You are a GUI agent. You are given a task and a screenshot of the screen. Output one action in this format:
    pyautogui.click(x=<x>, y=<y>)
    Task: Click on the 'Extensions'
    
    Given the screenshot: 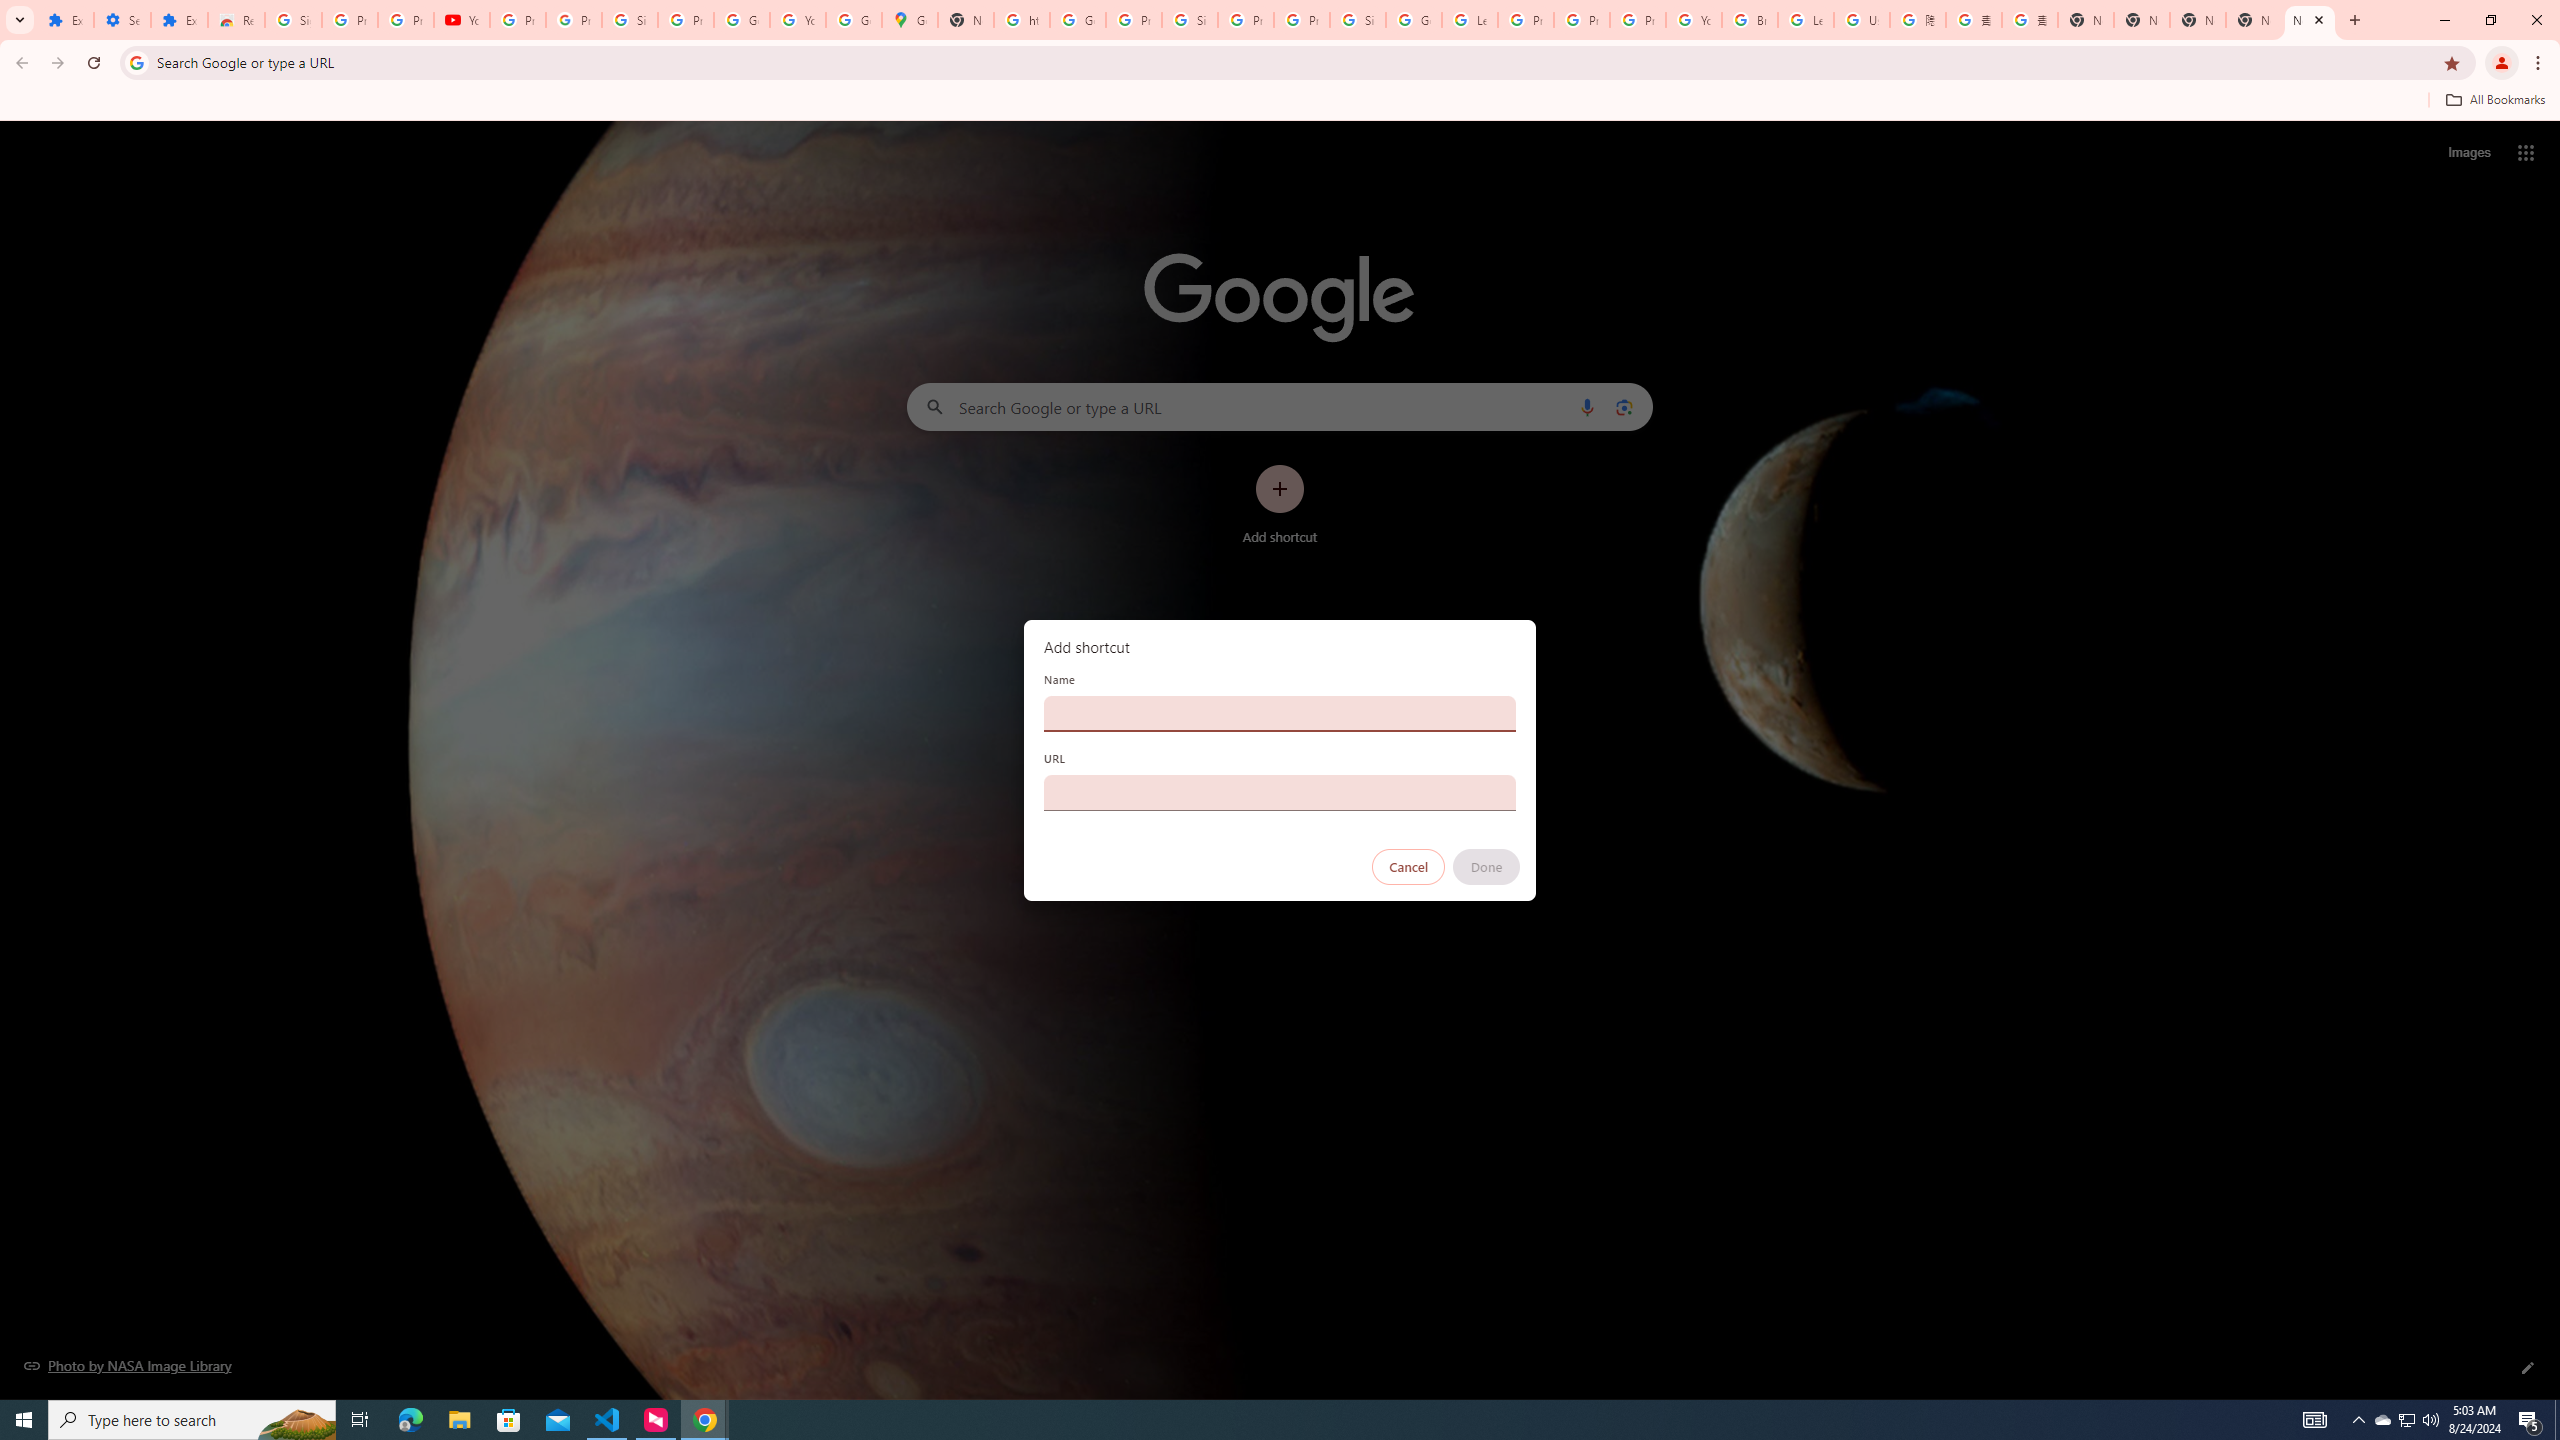 What is the action you would take?
    pyautogui.click(x=65, y=19)
    